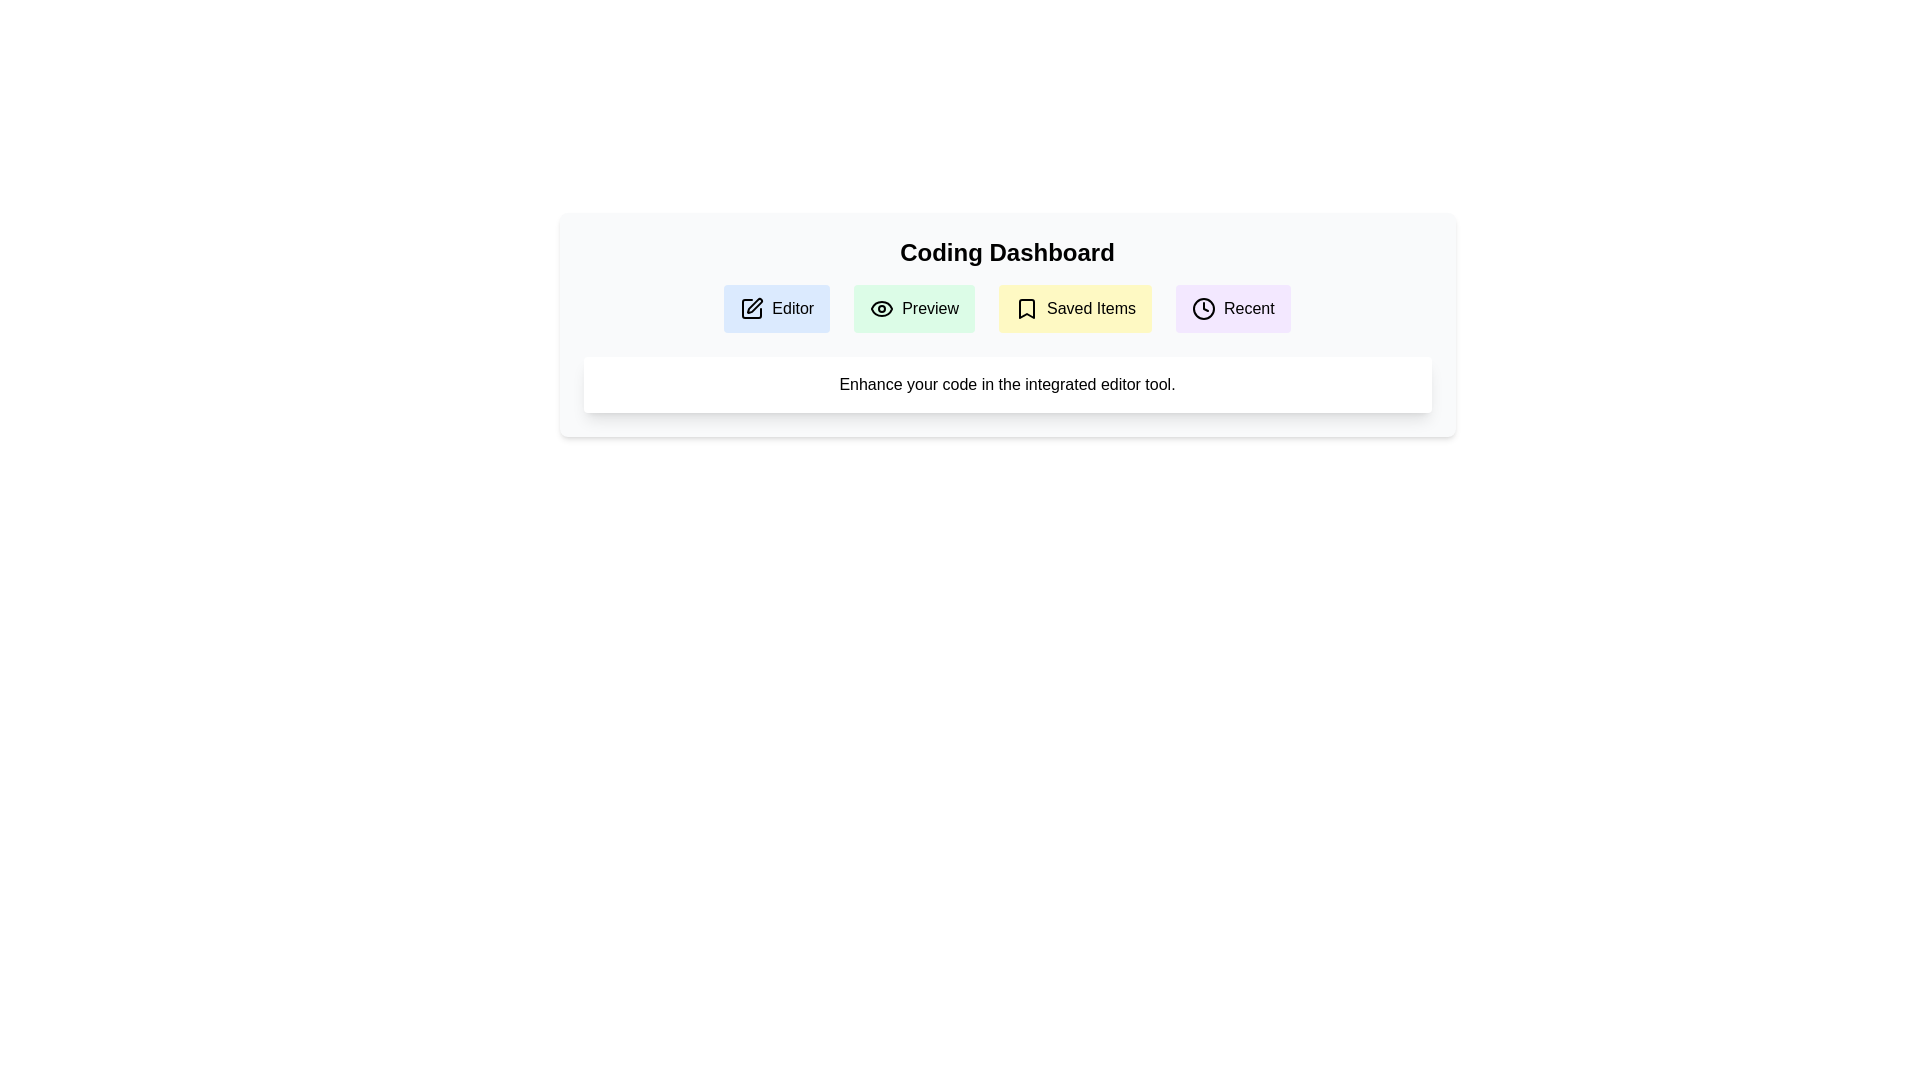 Image resolution: width=1920 pixels, height=1080 pixels. What do you see at coordinates (881, 308) in the screenshot?
I see `the 'Preview' icon, which is the second button in a horizontal menu of four buttons, centrally placed within its button` at bounding box center [881, 308].